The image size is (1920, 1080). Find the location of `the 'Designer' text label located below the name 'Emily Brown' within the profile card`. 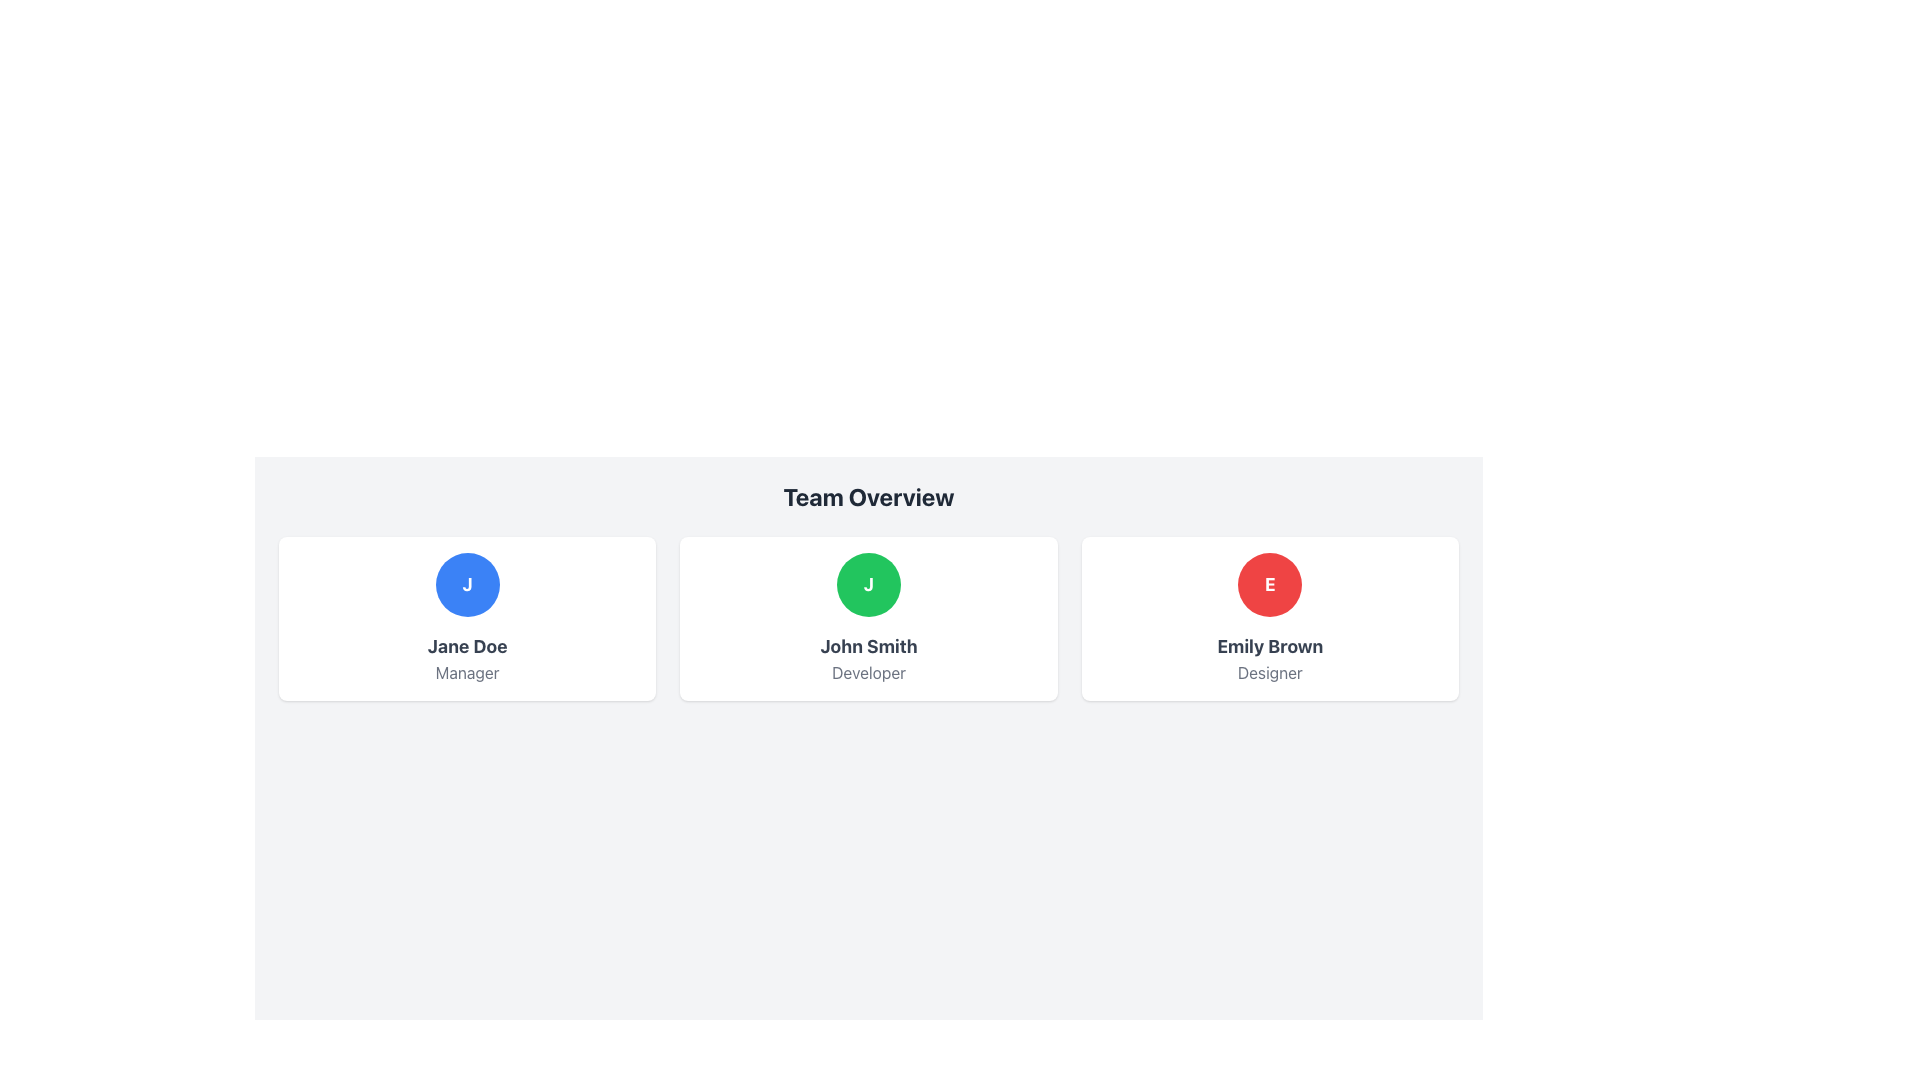

the 'Designer' text label located below the name 'Emily Brown' within the profile card is located at coordinates (1269, 672).